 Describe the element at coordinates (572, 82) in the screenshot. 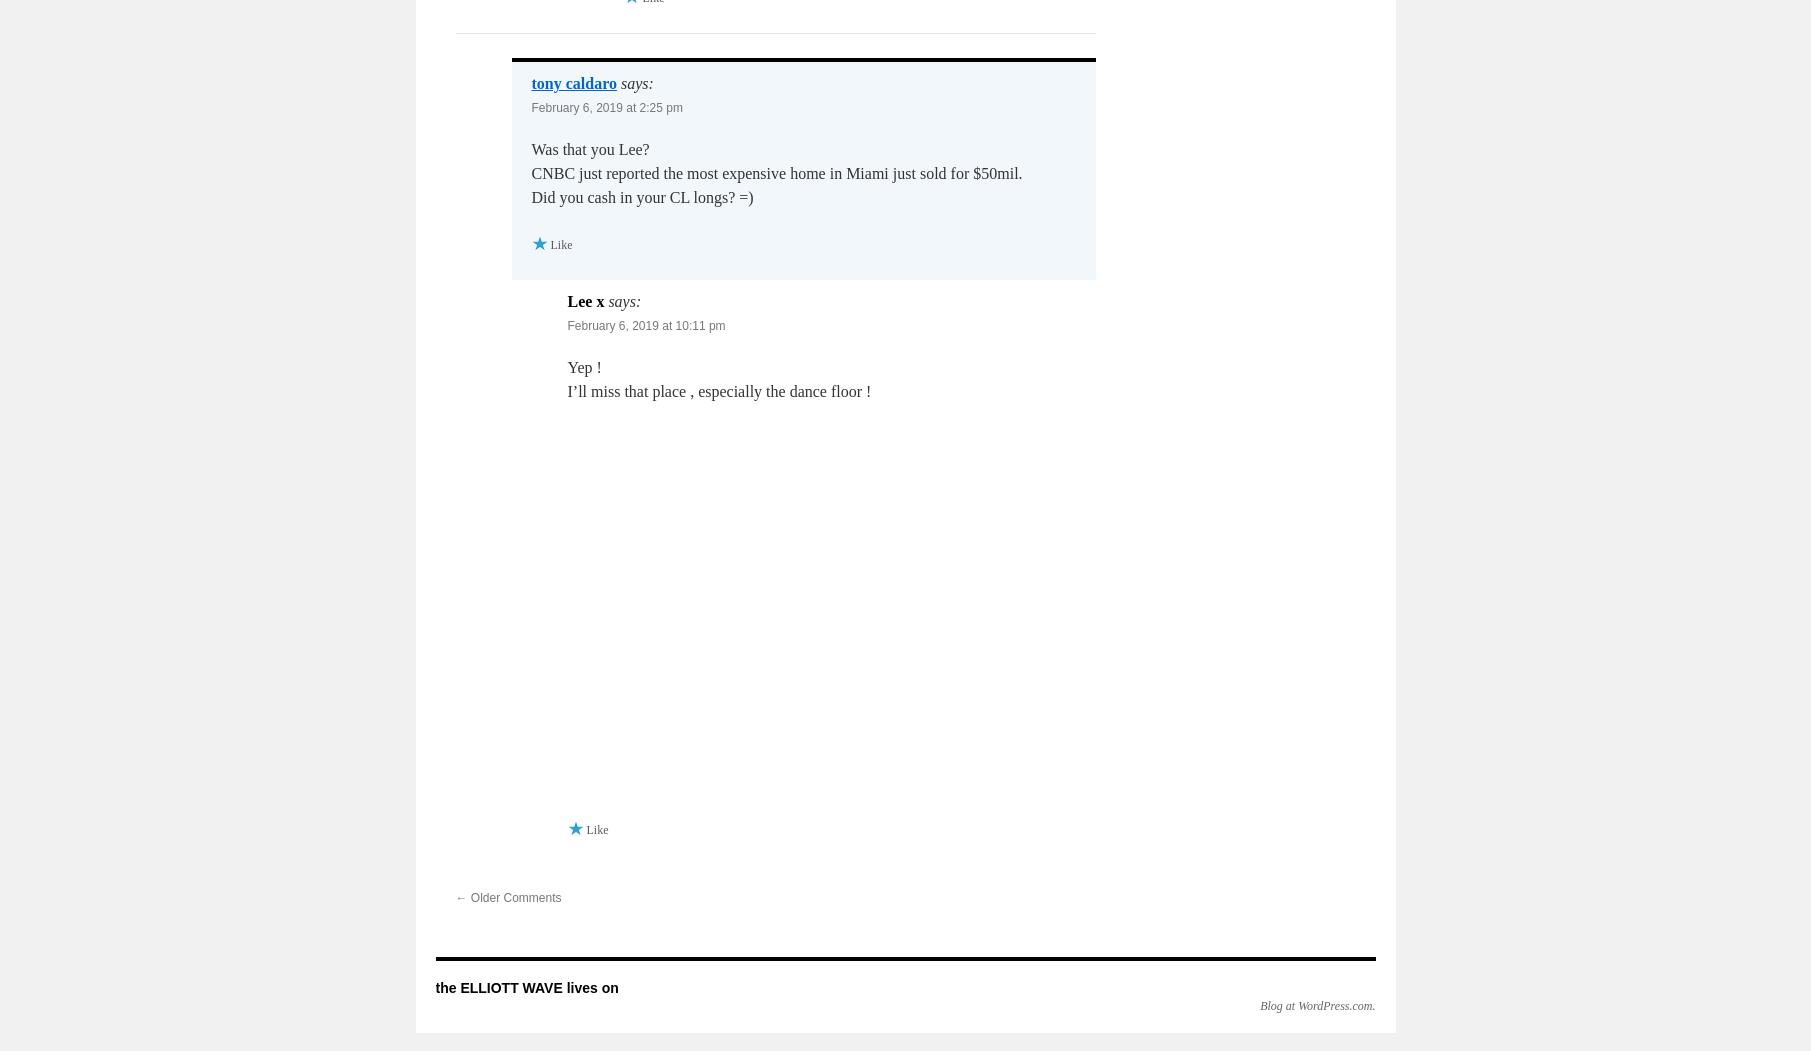

I see `'tony caldaro'` at that location.